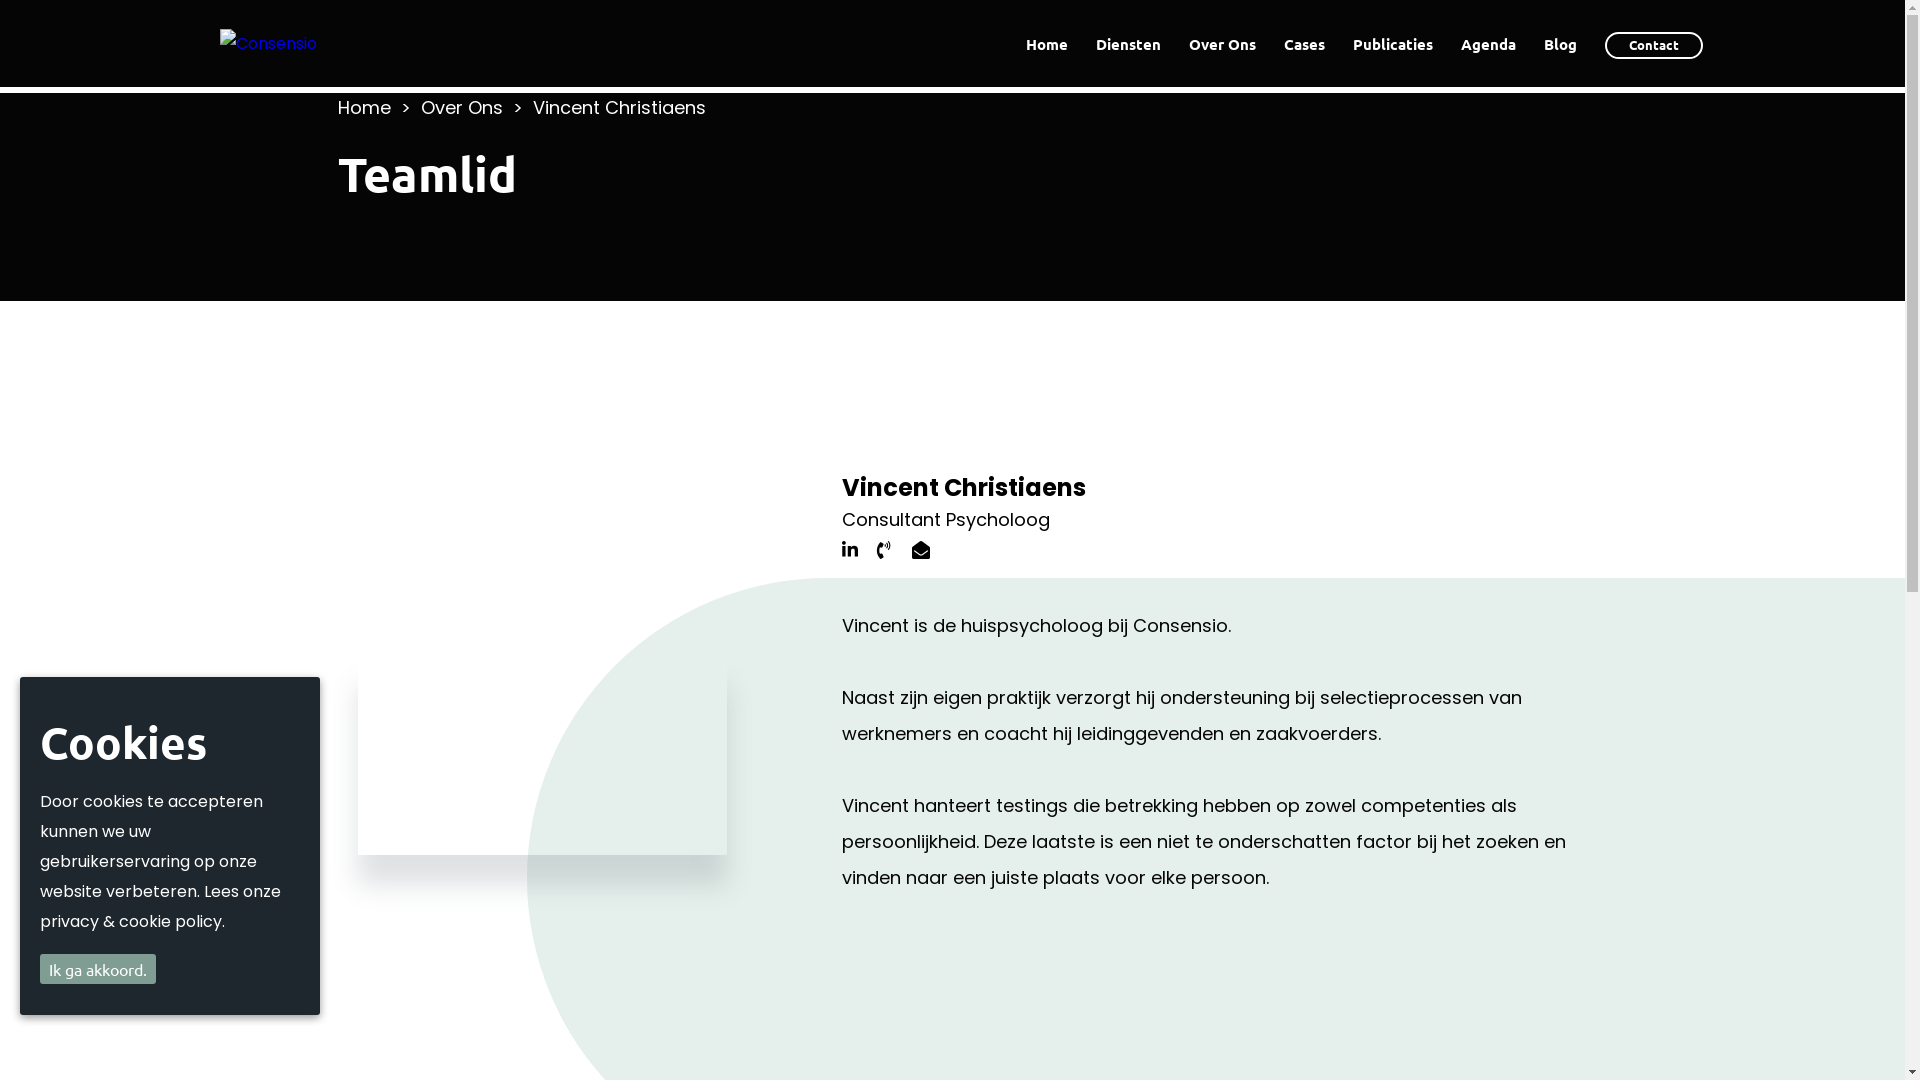  What do you see at coordinates (1304, 42) in the screenshot?
I see `'Cases'` at bounding box center [1304, 42].